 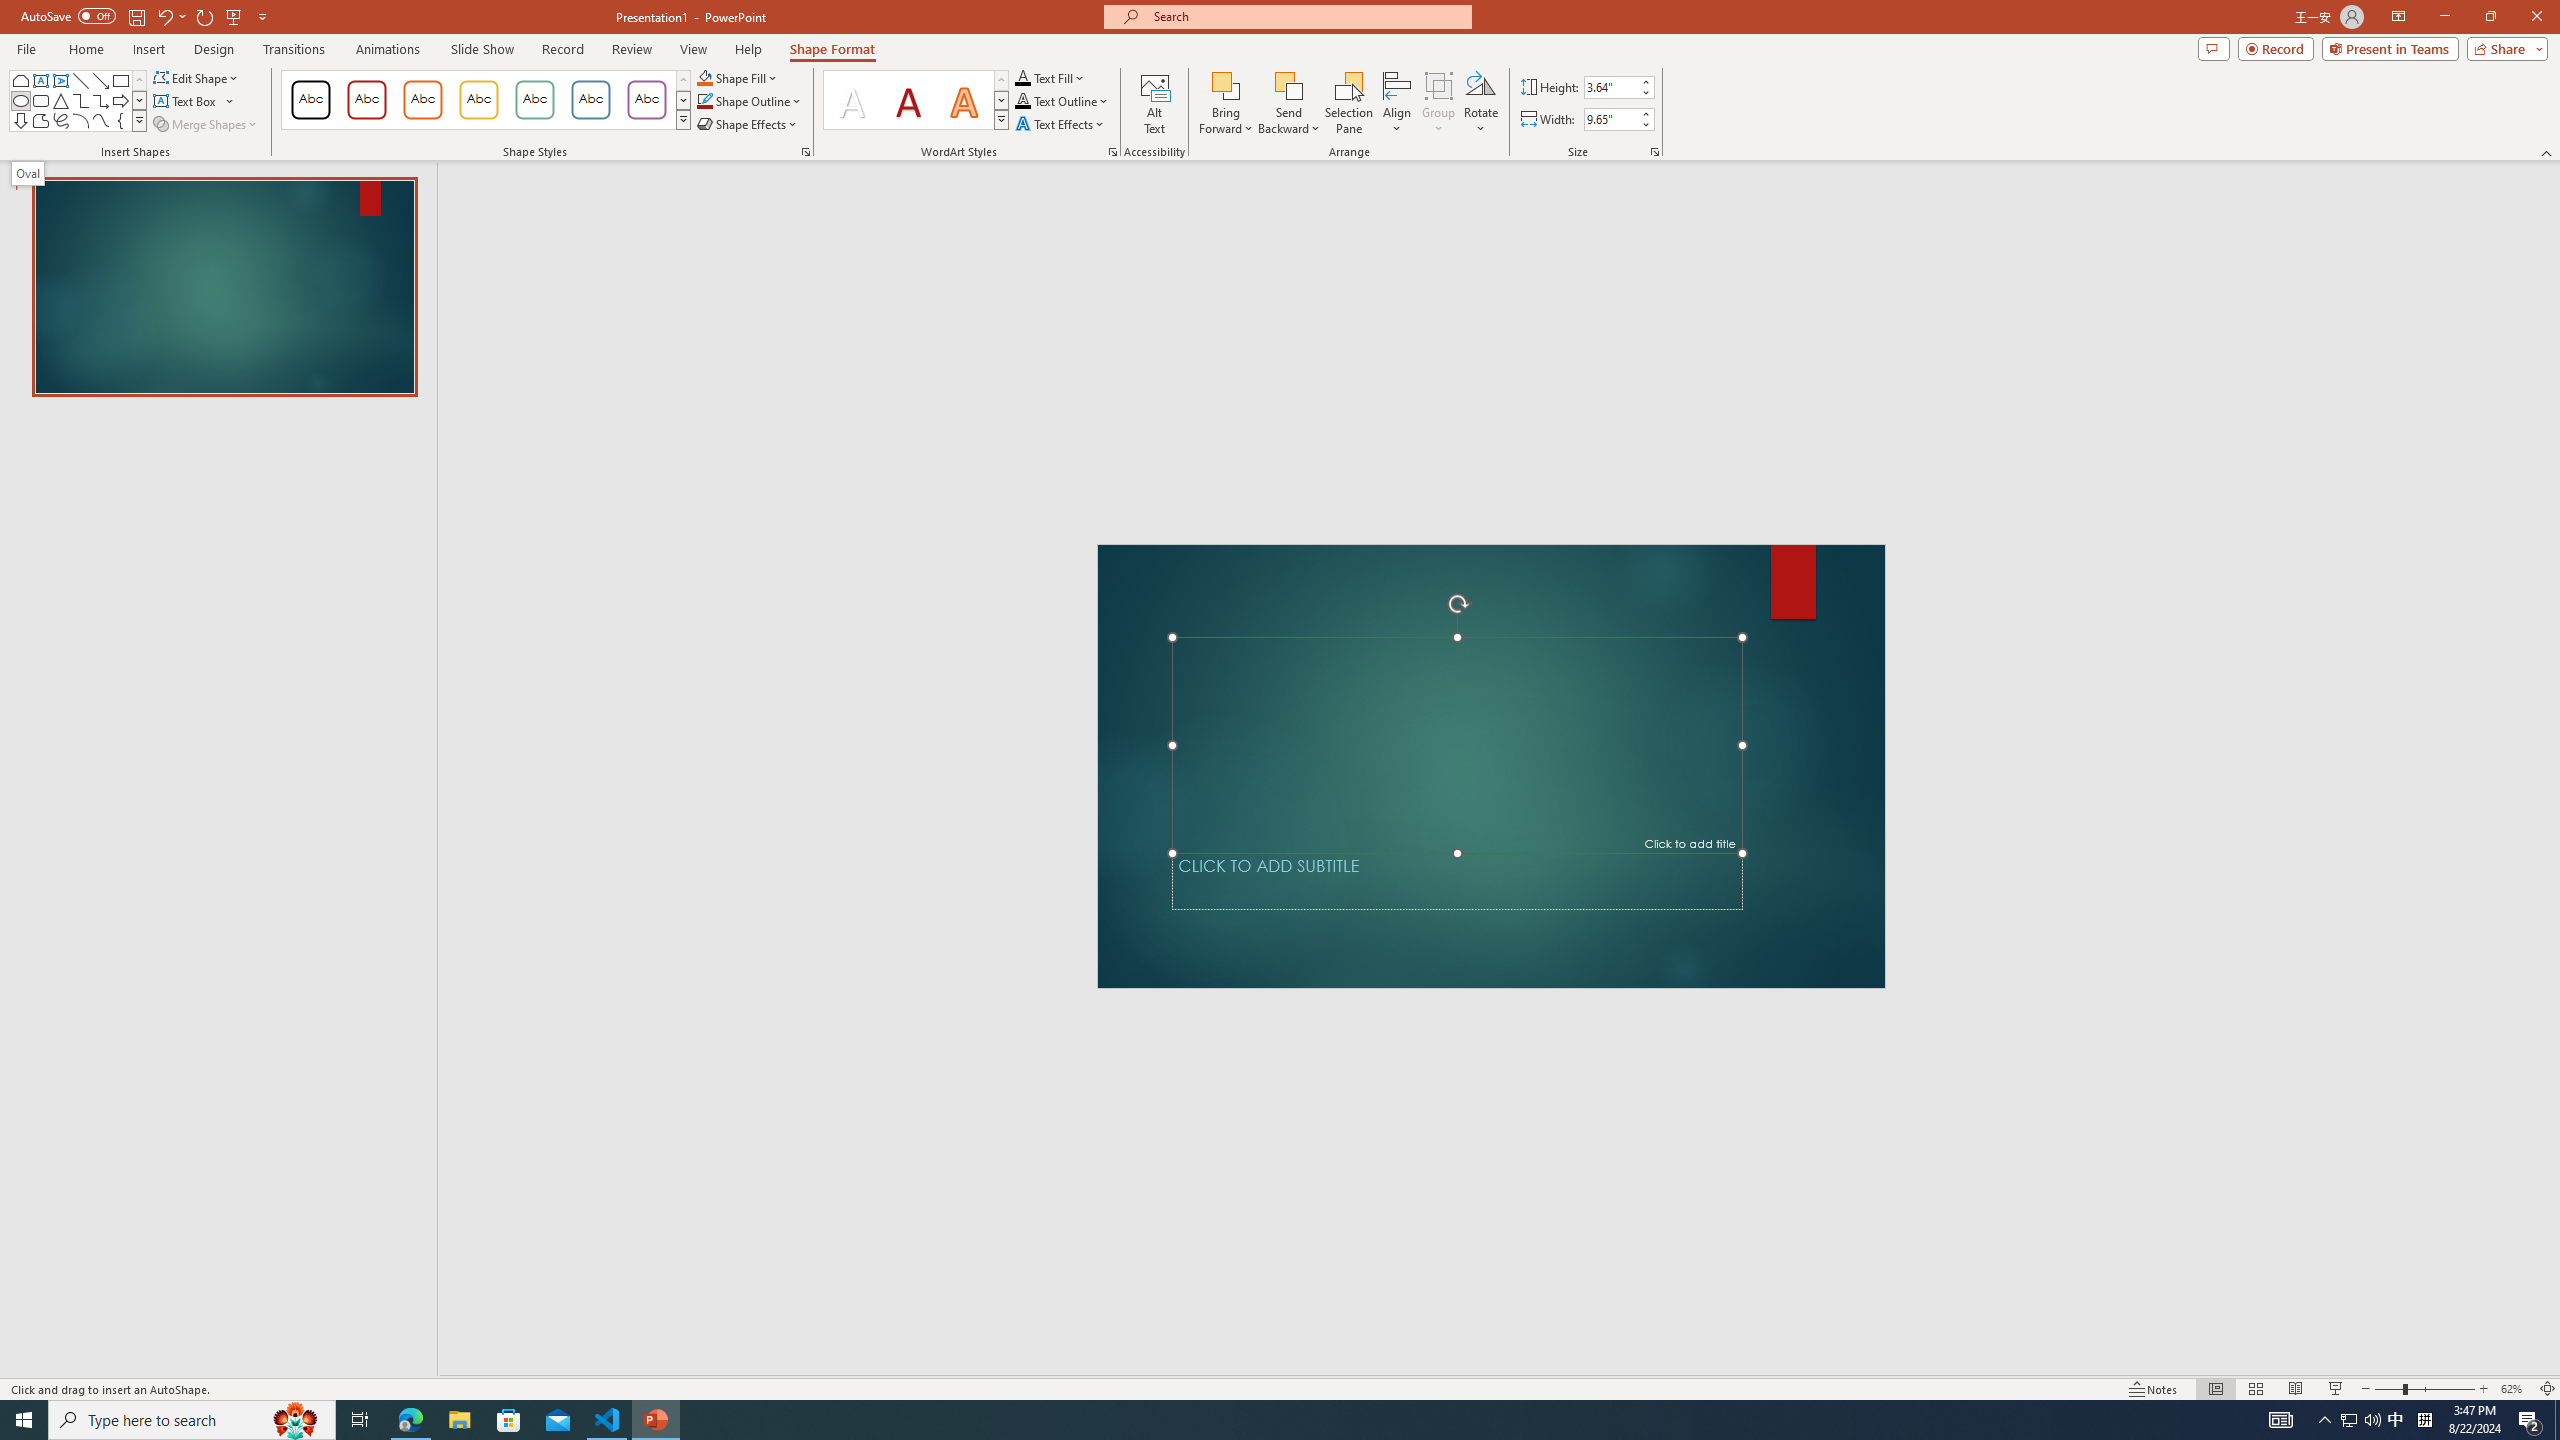 I want to click on 'Isosceles Triangle', so click(x=61, y=99).